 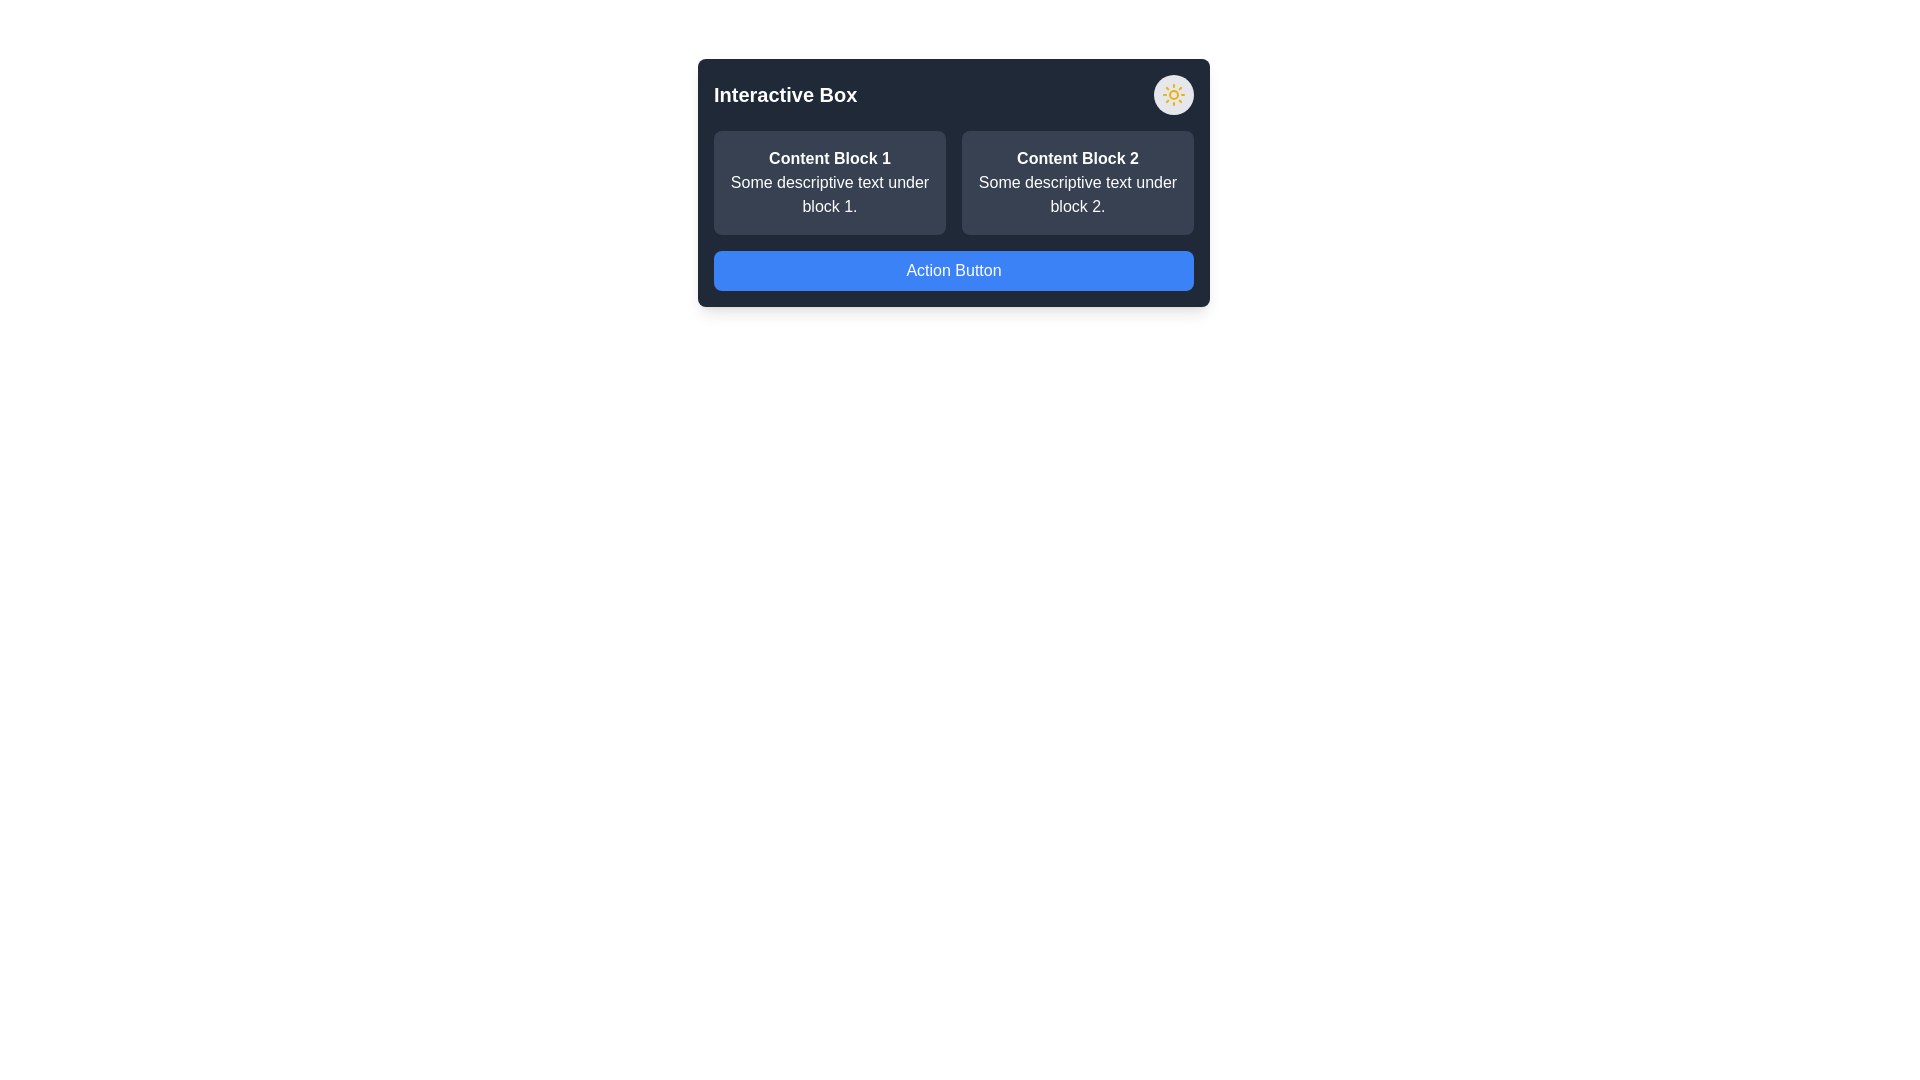 What do you see at coordinates (1077, 195) in the screenshot?
I see `the descriptive text label for 'Content Block 2' to trigger potential tooltips or highlights` at bounding box center [1077, 195].